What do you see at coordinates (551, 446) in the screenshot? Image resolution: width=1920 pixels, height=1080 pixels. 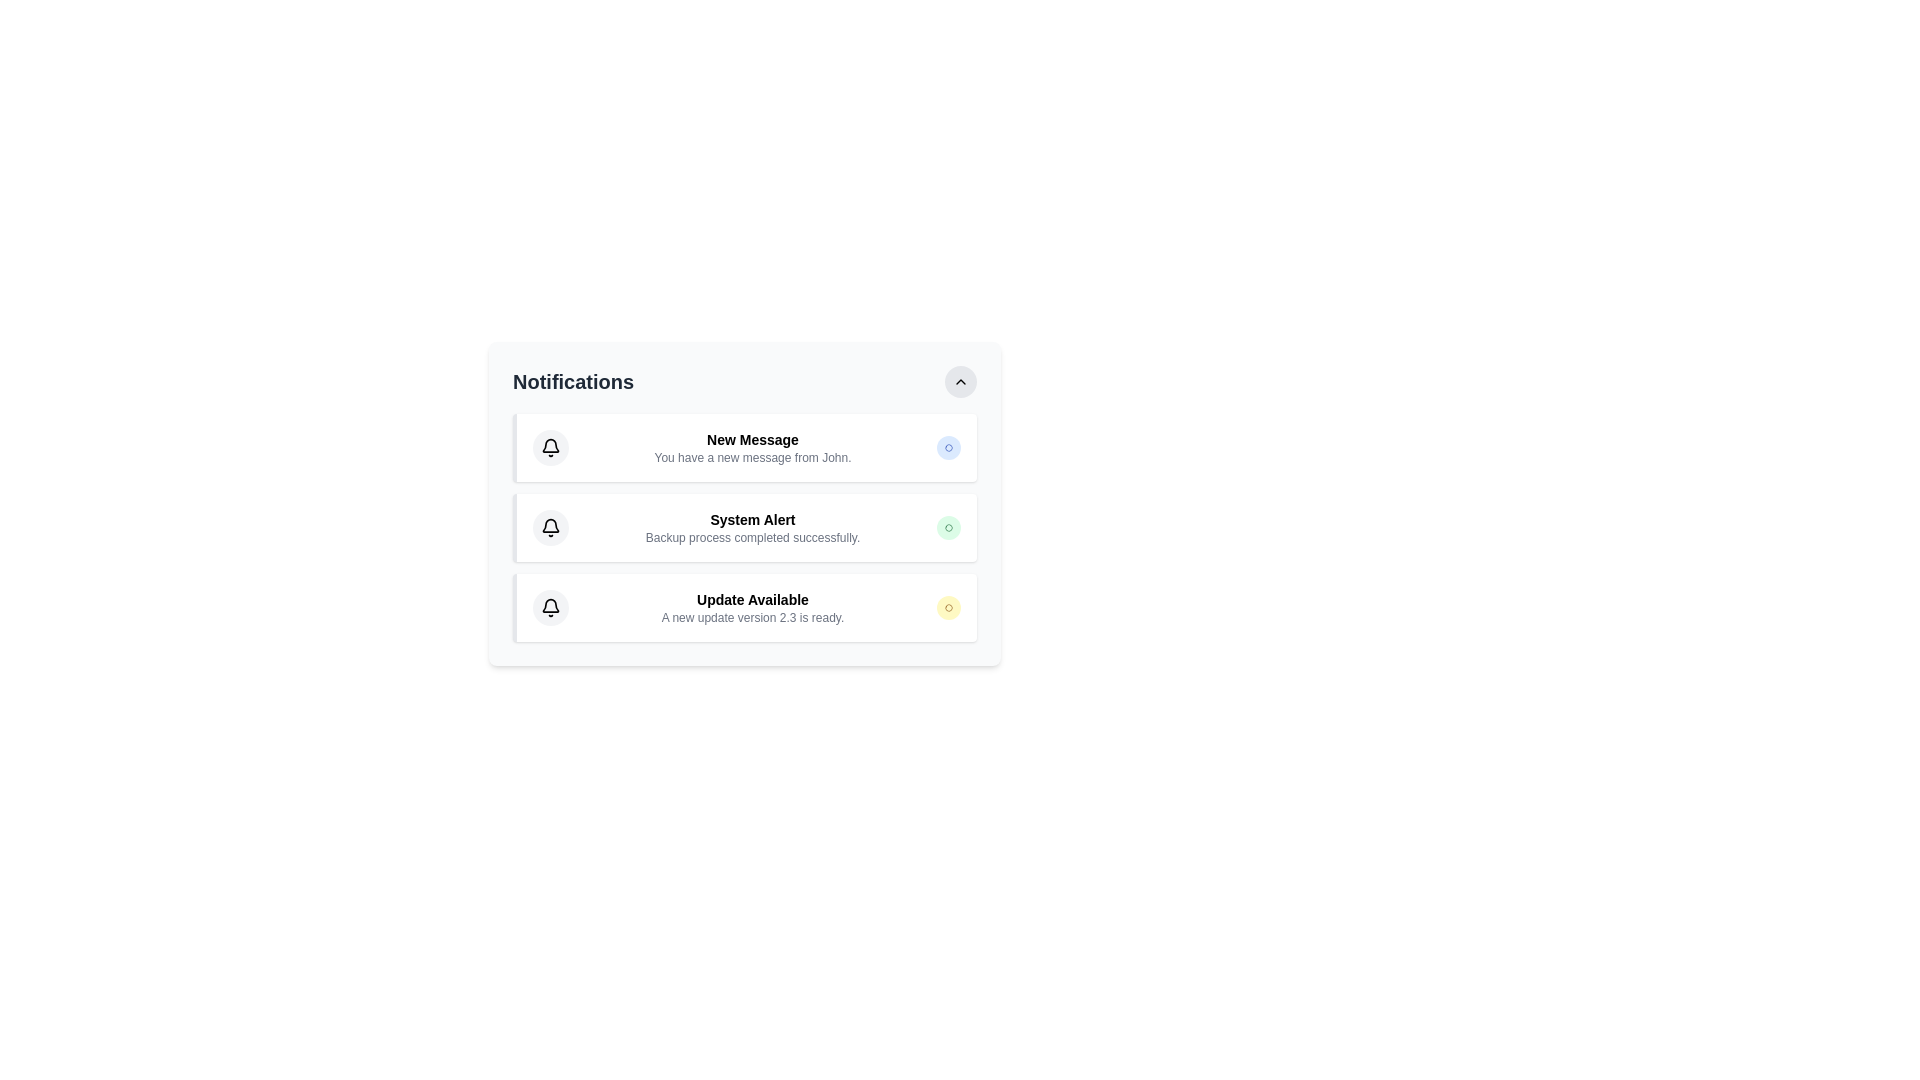 I see `the bell-shaped notification icon` at bounding box center [551, 446].